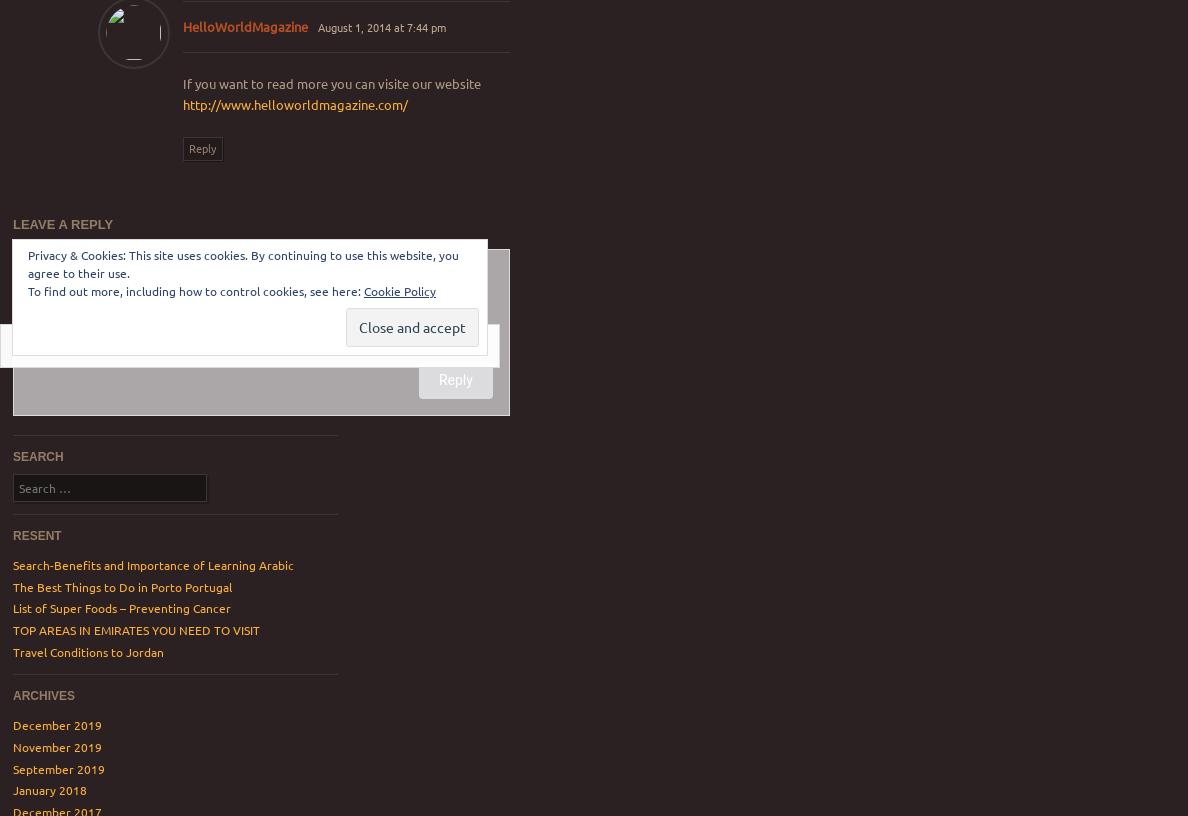  I want to click on 'Search', so click(30, 481).